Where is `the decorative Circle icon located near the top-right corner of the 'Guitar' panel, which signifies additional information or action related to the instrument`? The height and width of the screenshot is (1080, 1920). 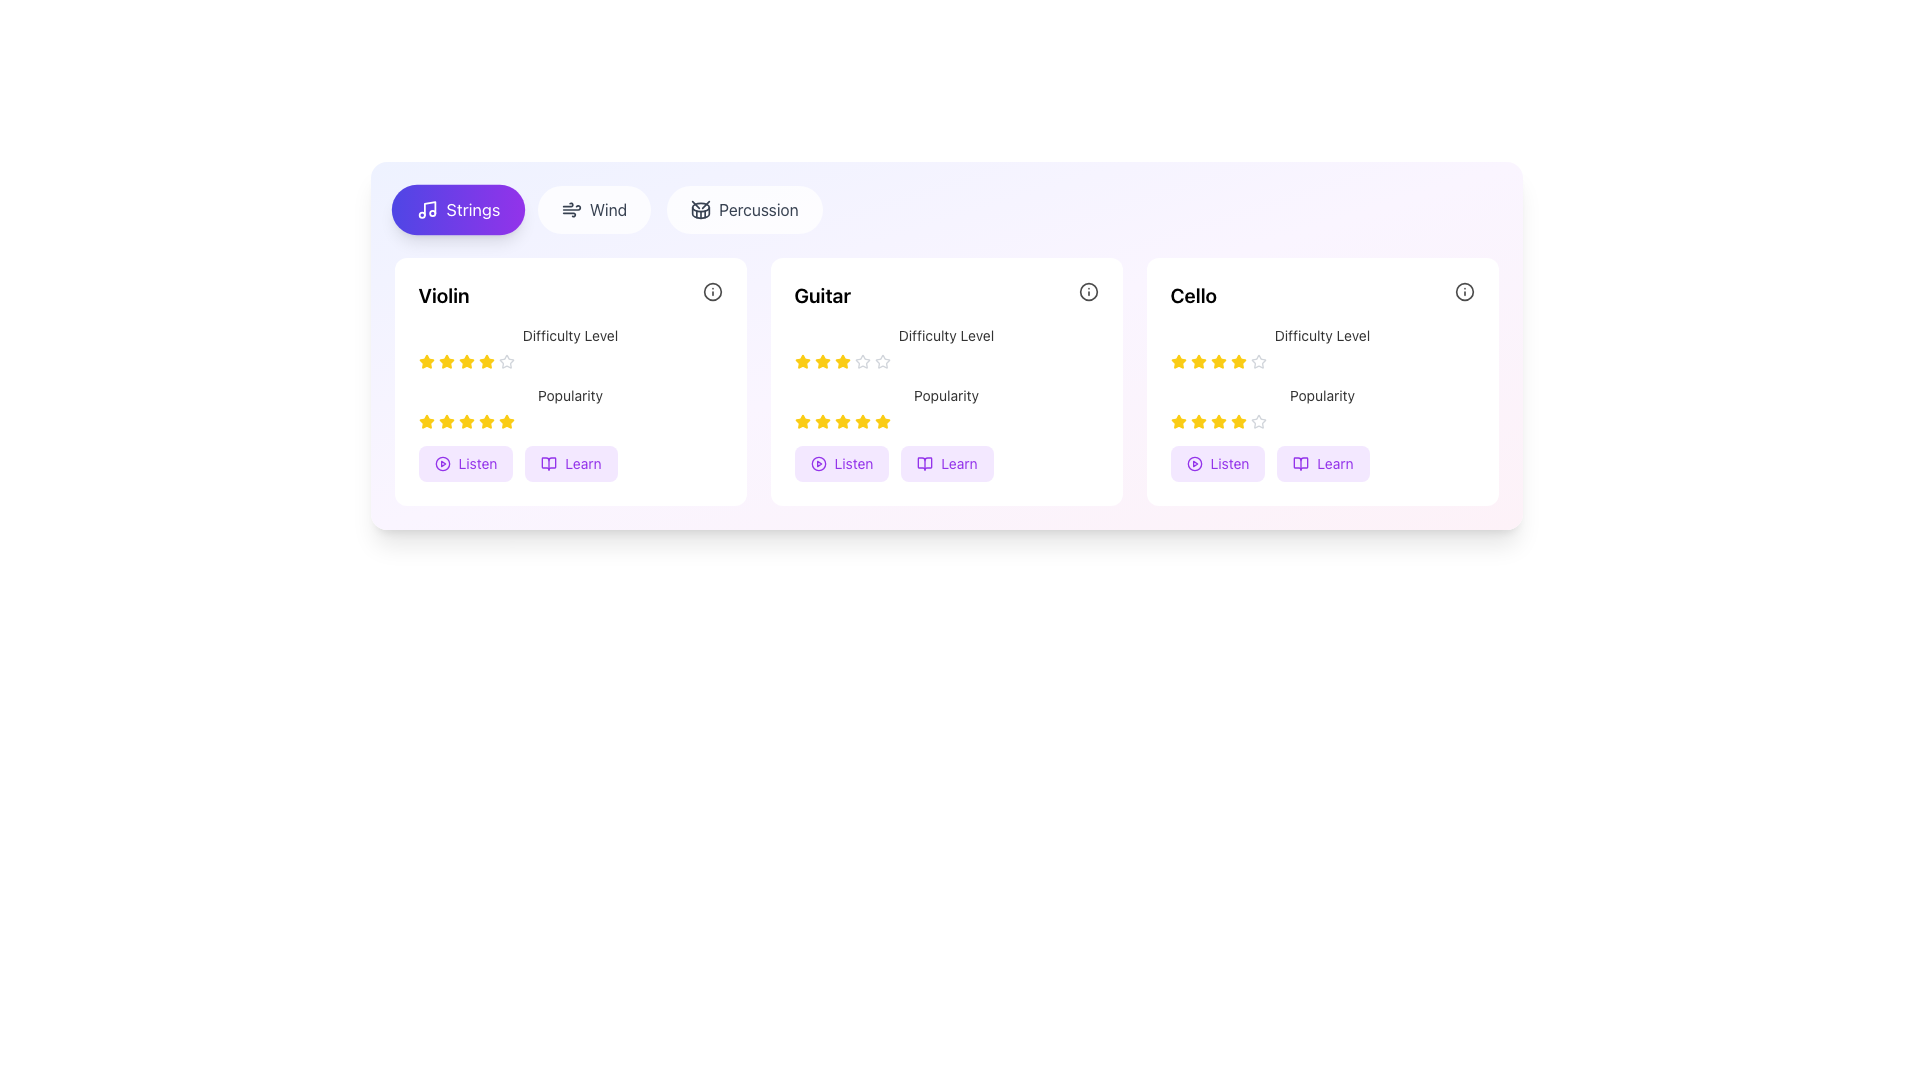 the decorative Circle icon located near the top-right corner of the 'Guitar' panel, which signifies additional information or action related to the instrument is located at coordinates (1087, 292).